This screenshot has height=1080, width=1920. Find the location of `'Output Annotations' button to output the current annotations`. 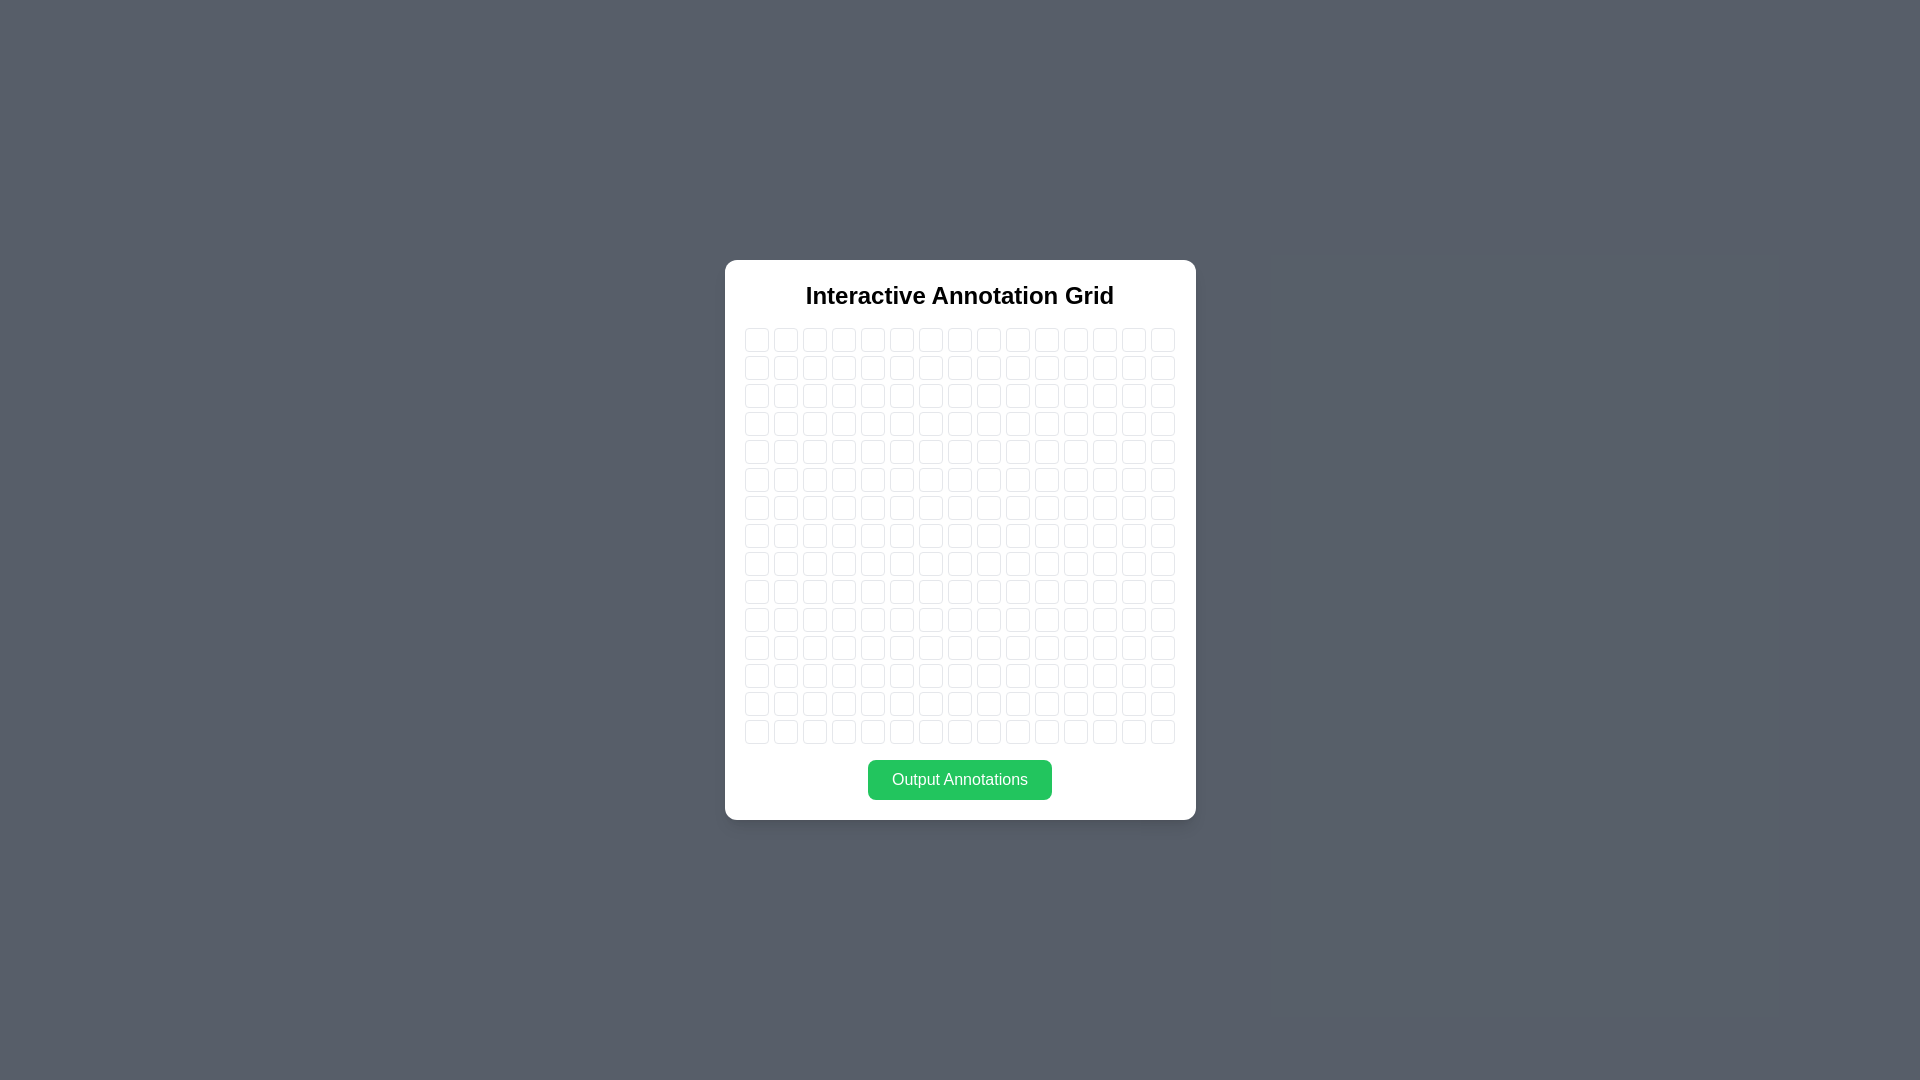

'Output Annotations' button to output the current annotations is located at coordinates (960, 778).